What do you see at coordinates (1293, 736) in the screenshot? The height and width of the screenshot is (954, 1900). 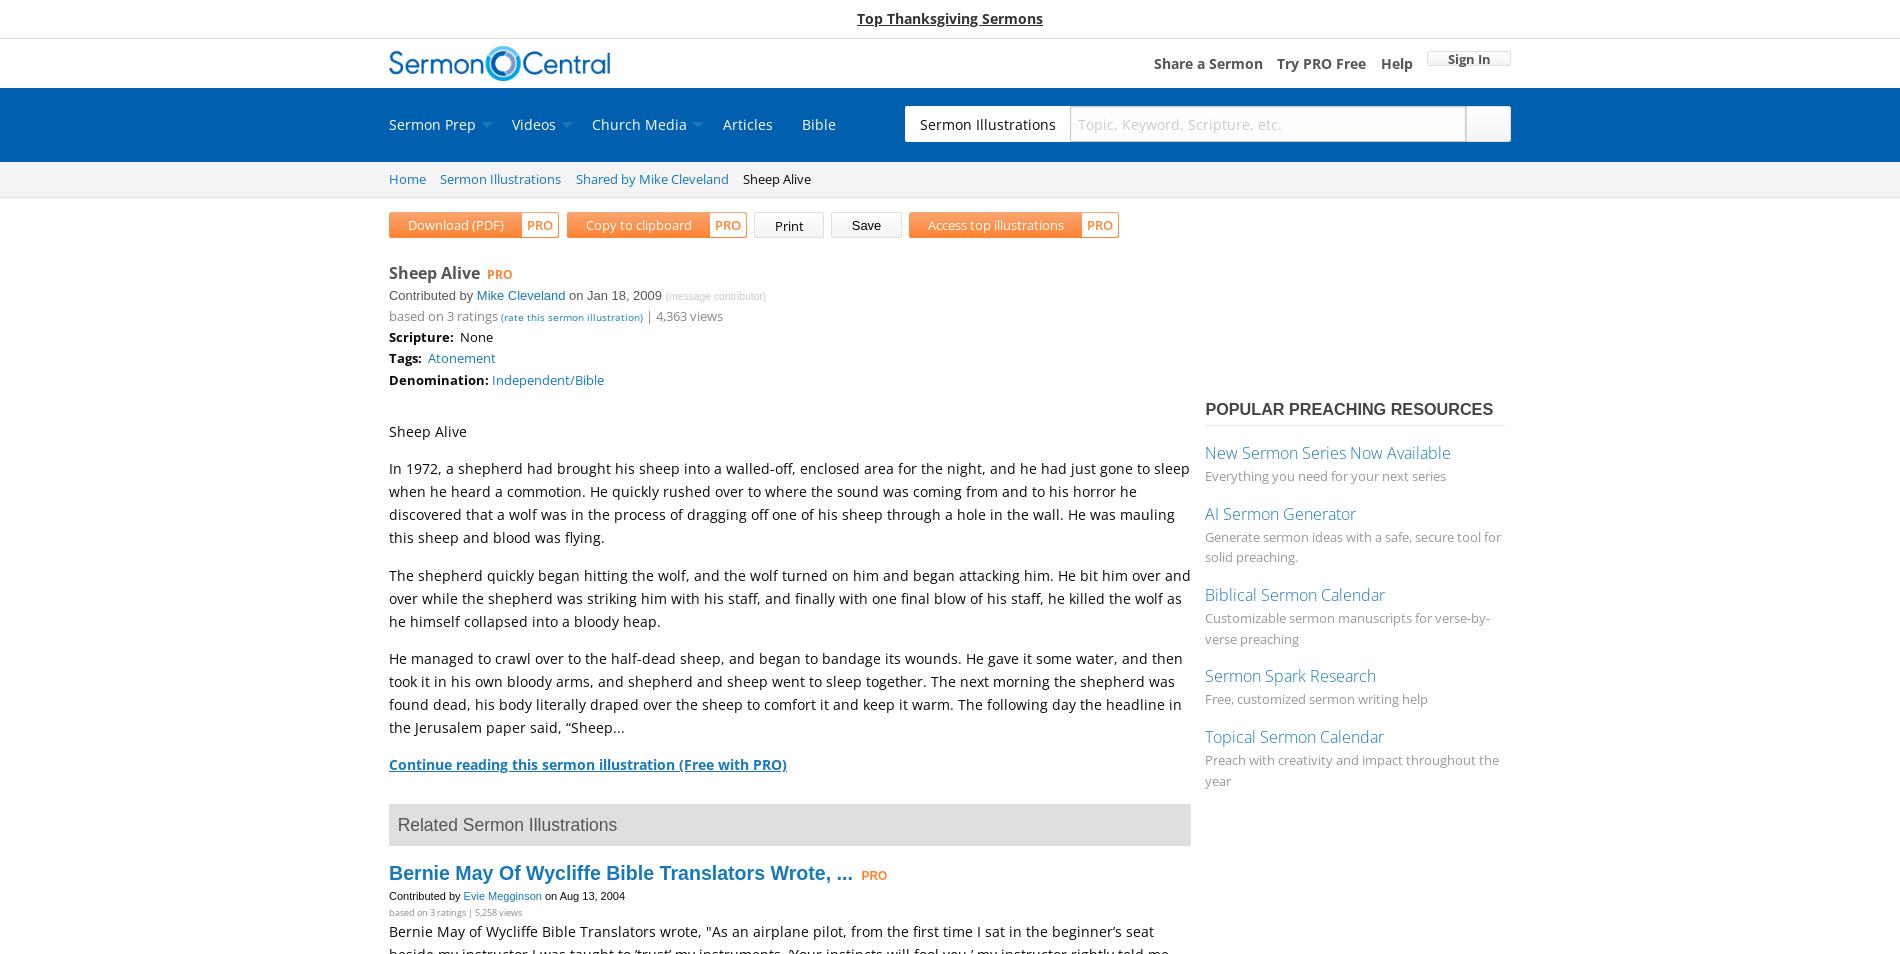 I see `'Topical Sermon Calendar'` at bounding box center [1293, 736].